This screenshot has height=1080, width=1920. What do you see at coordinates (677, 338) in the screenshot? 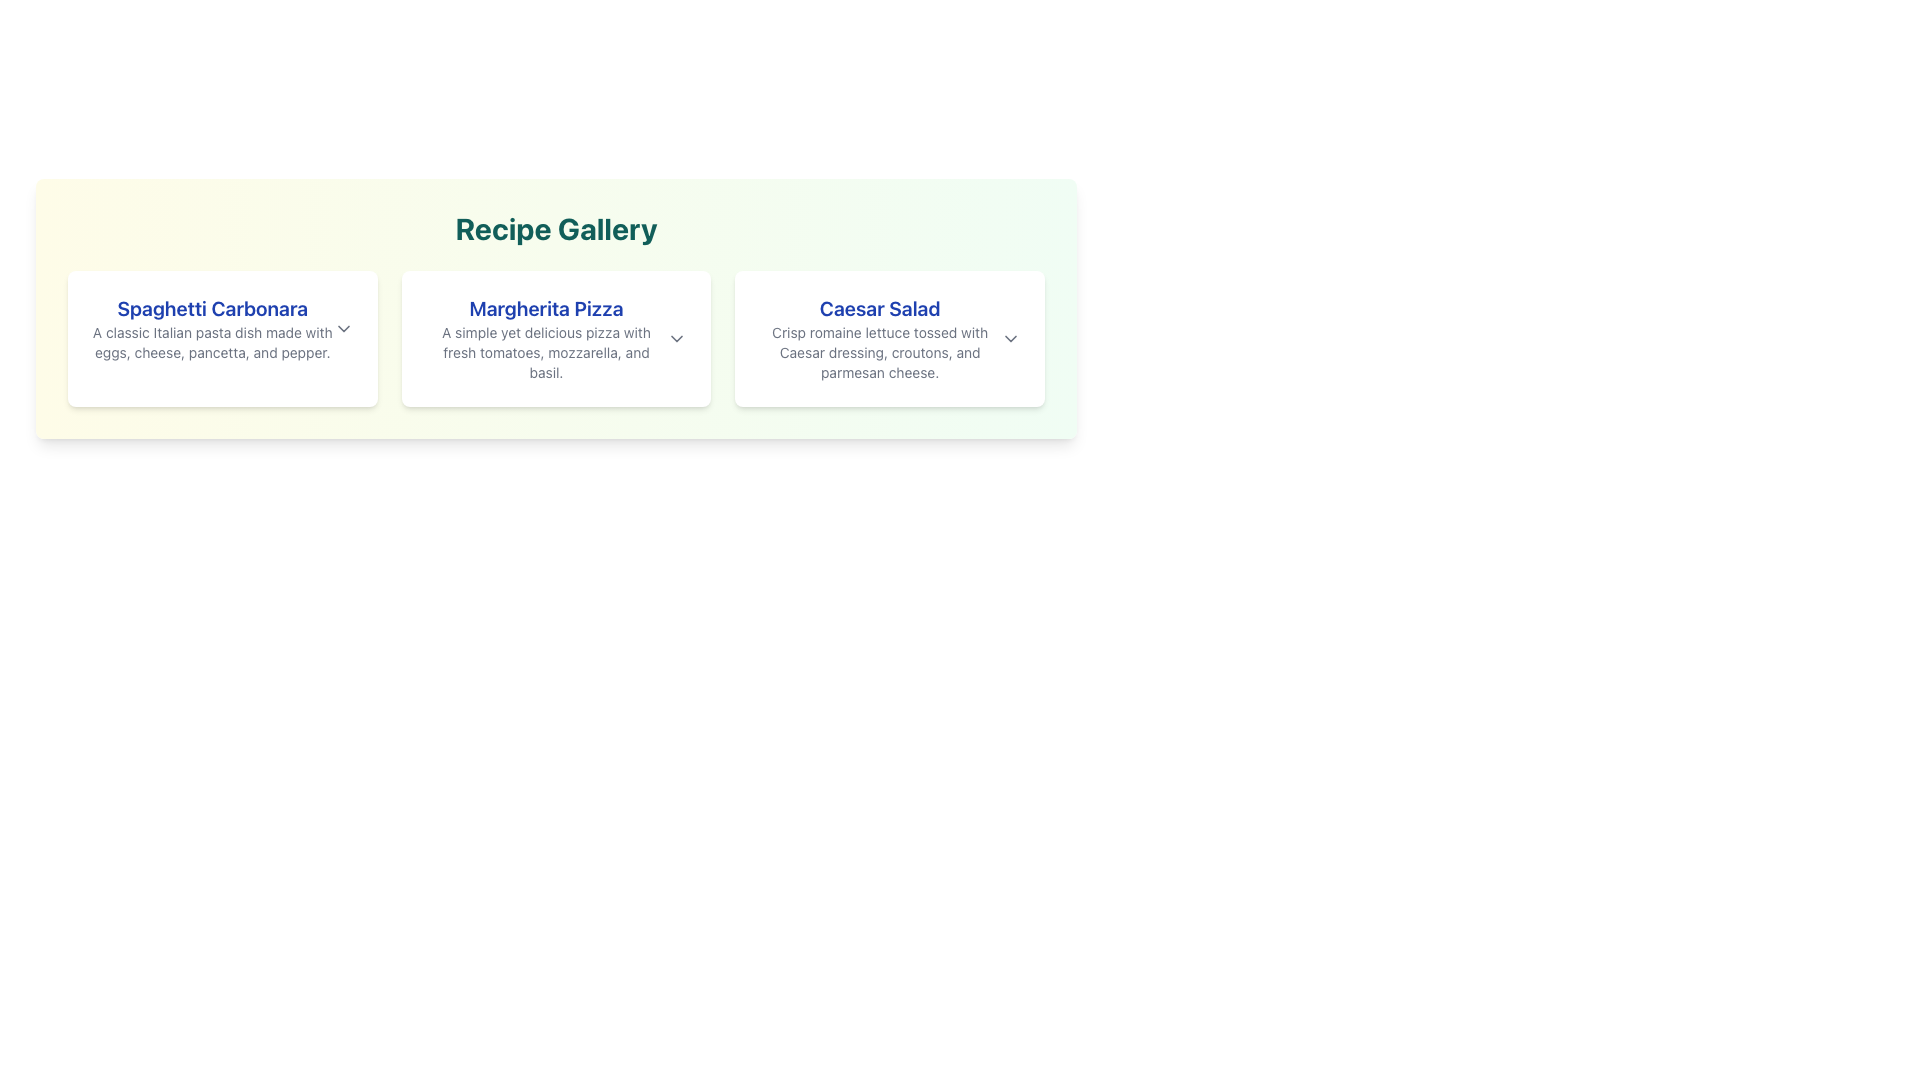
I see `the dropdown activator icon located on the right side of the 'Margherita Pizza' section` at bounding box center [677, 338].